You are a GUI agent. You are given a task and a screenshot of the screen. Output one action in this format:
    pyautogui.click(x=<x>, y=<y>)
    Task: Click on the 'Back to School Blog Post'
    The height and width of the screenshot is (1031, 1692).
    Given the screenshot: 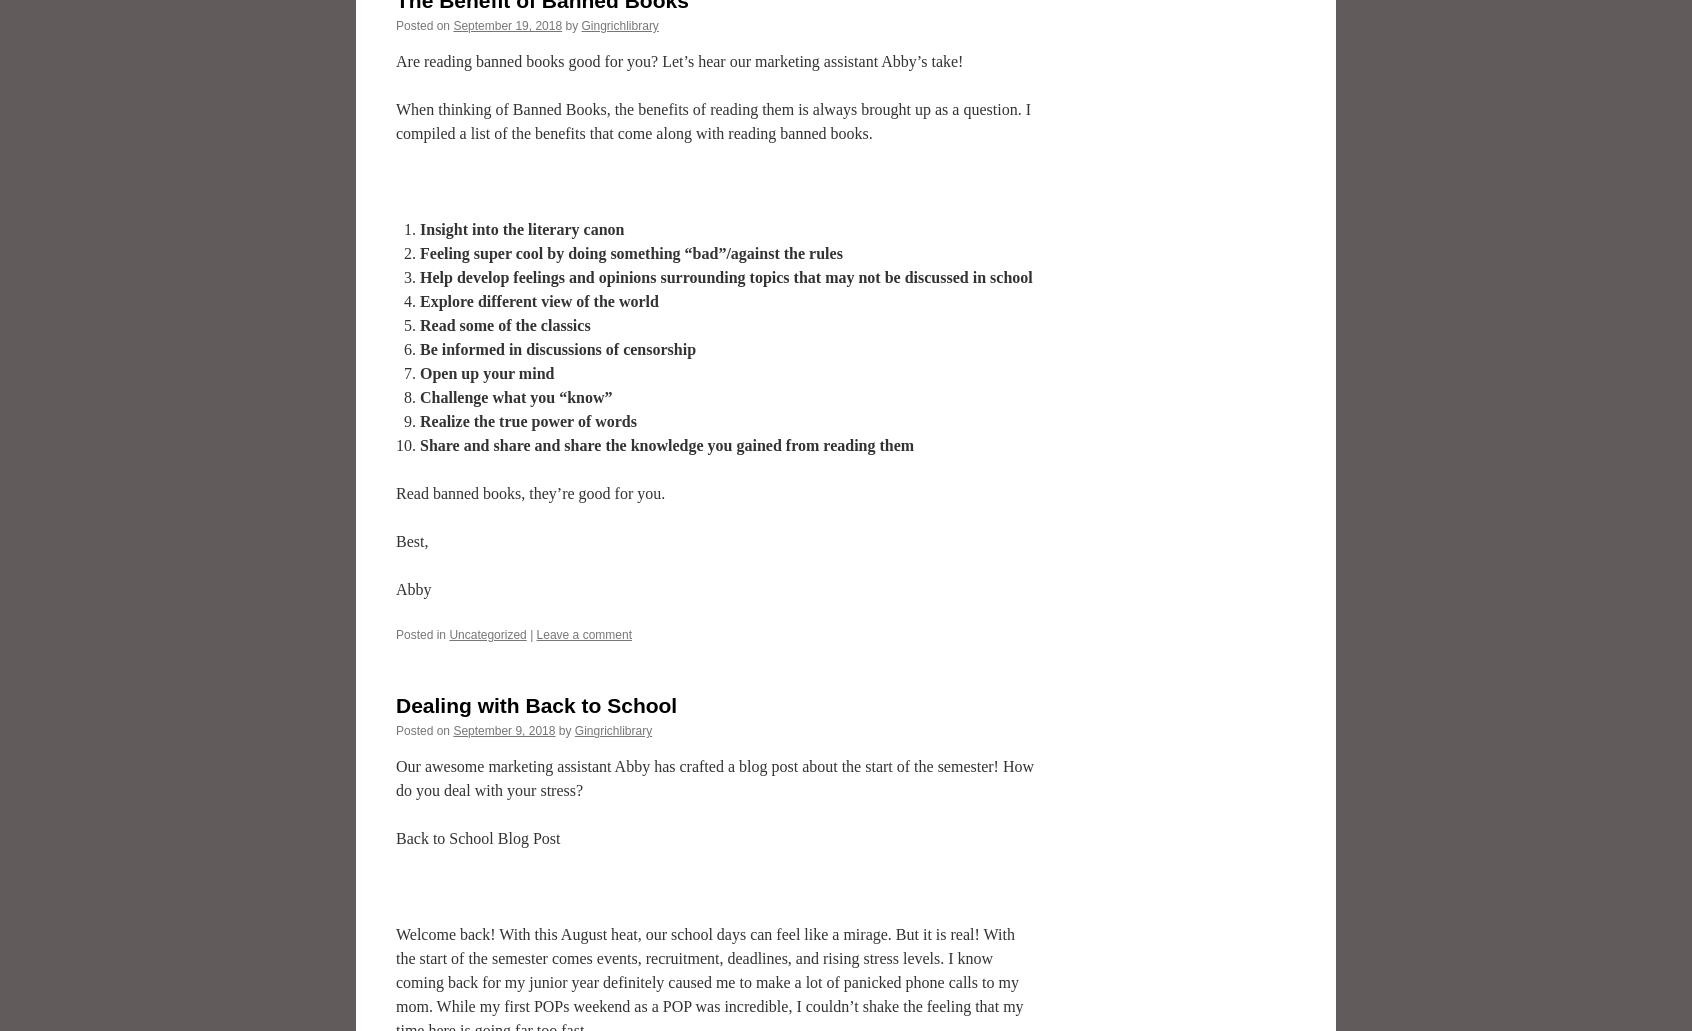 What is the action you would take?
    pyautogui.click(x=476, y=838)
    